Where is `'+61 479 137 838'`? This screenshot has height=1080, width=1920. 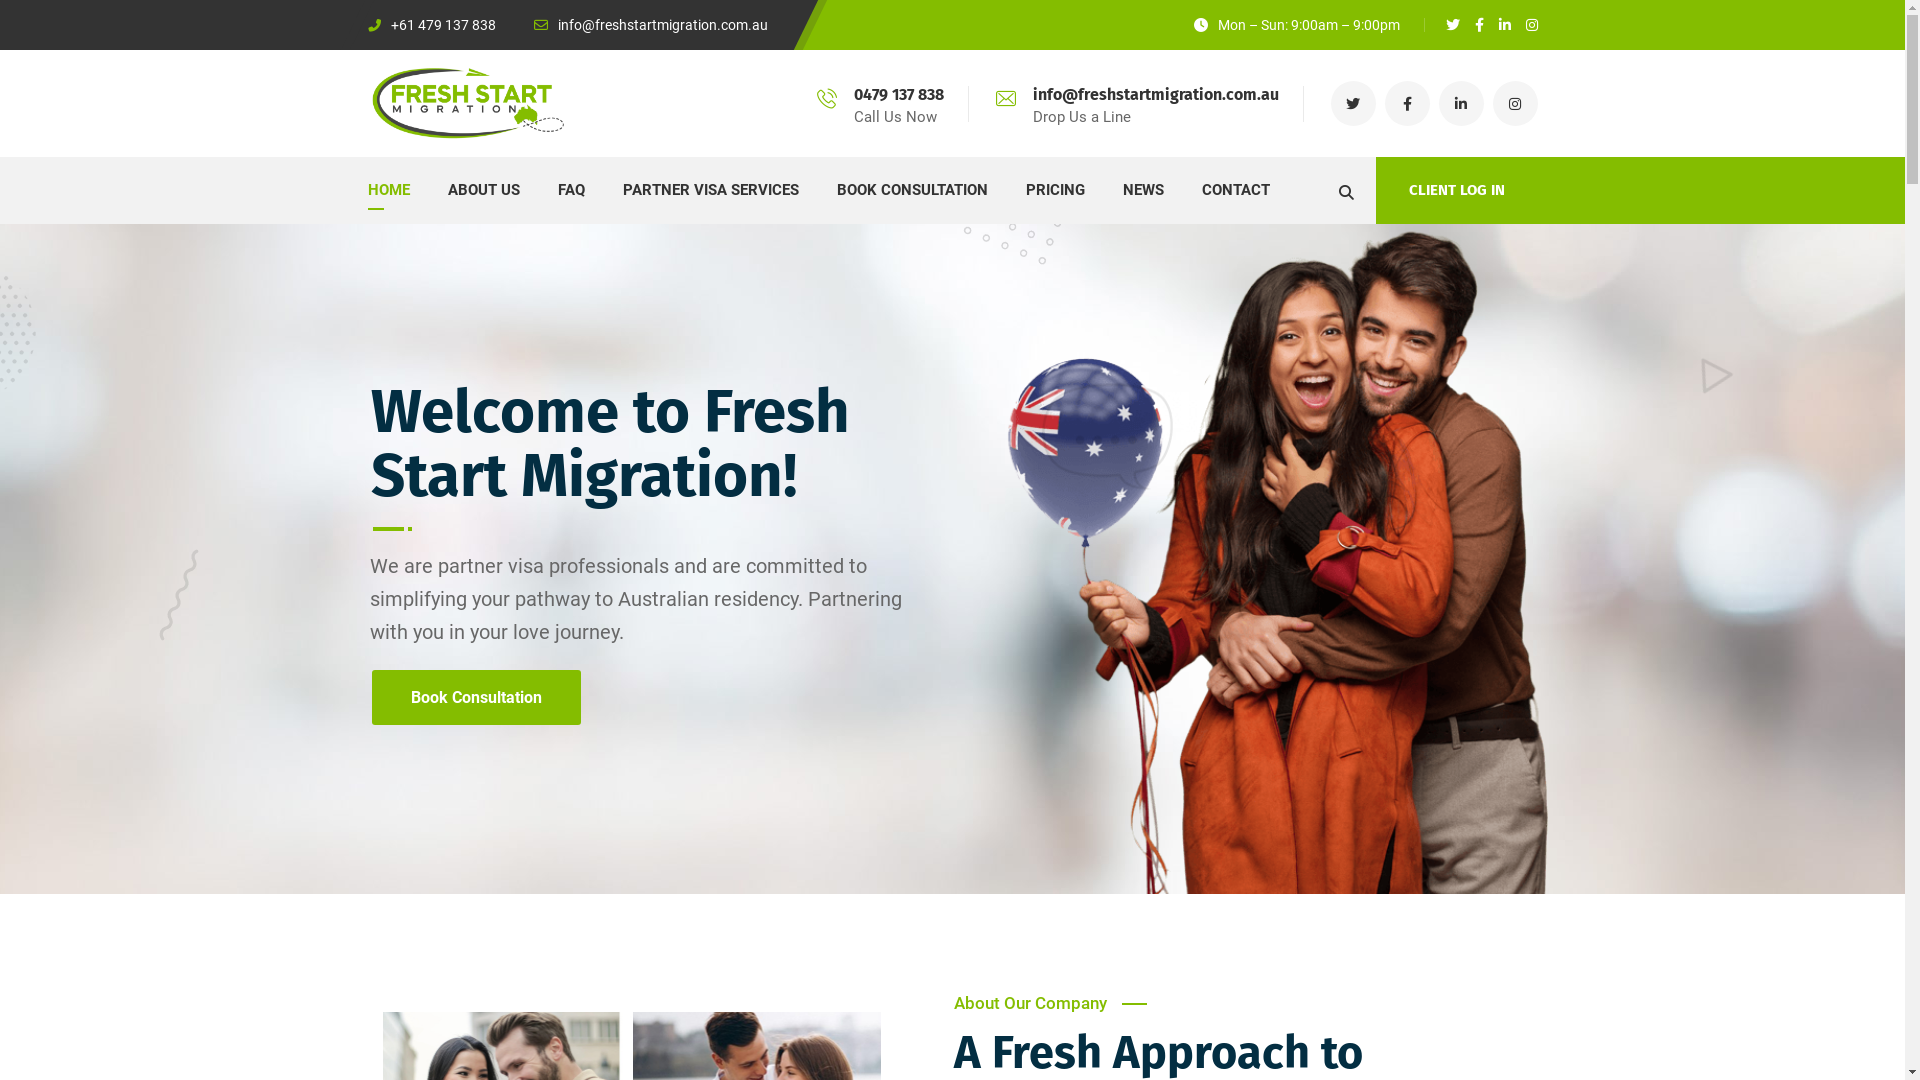 '+61 479 137 838' is located at coordinates (431, 24).